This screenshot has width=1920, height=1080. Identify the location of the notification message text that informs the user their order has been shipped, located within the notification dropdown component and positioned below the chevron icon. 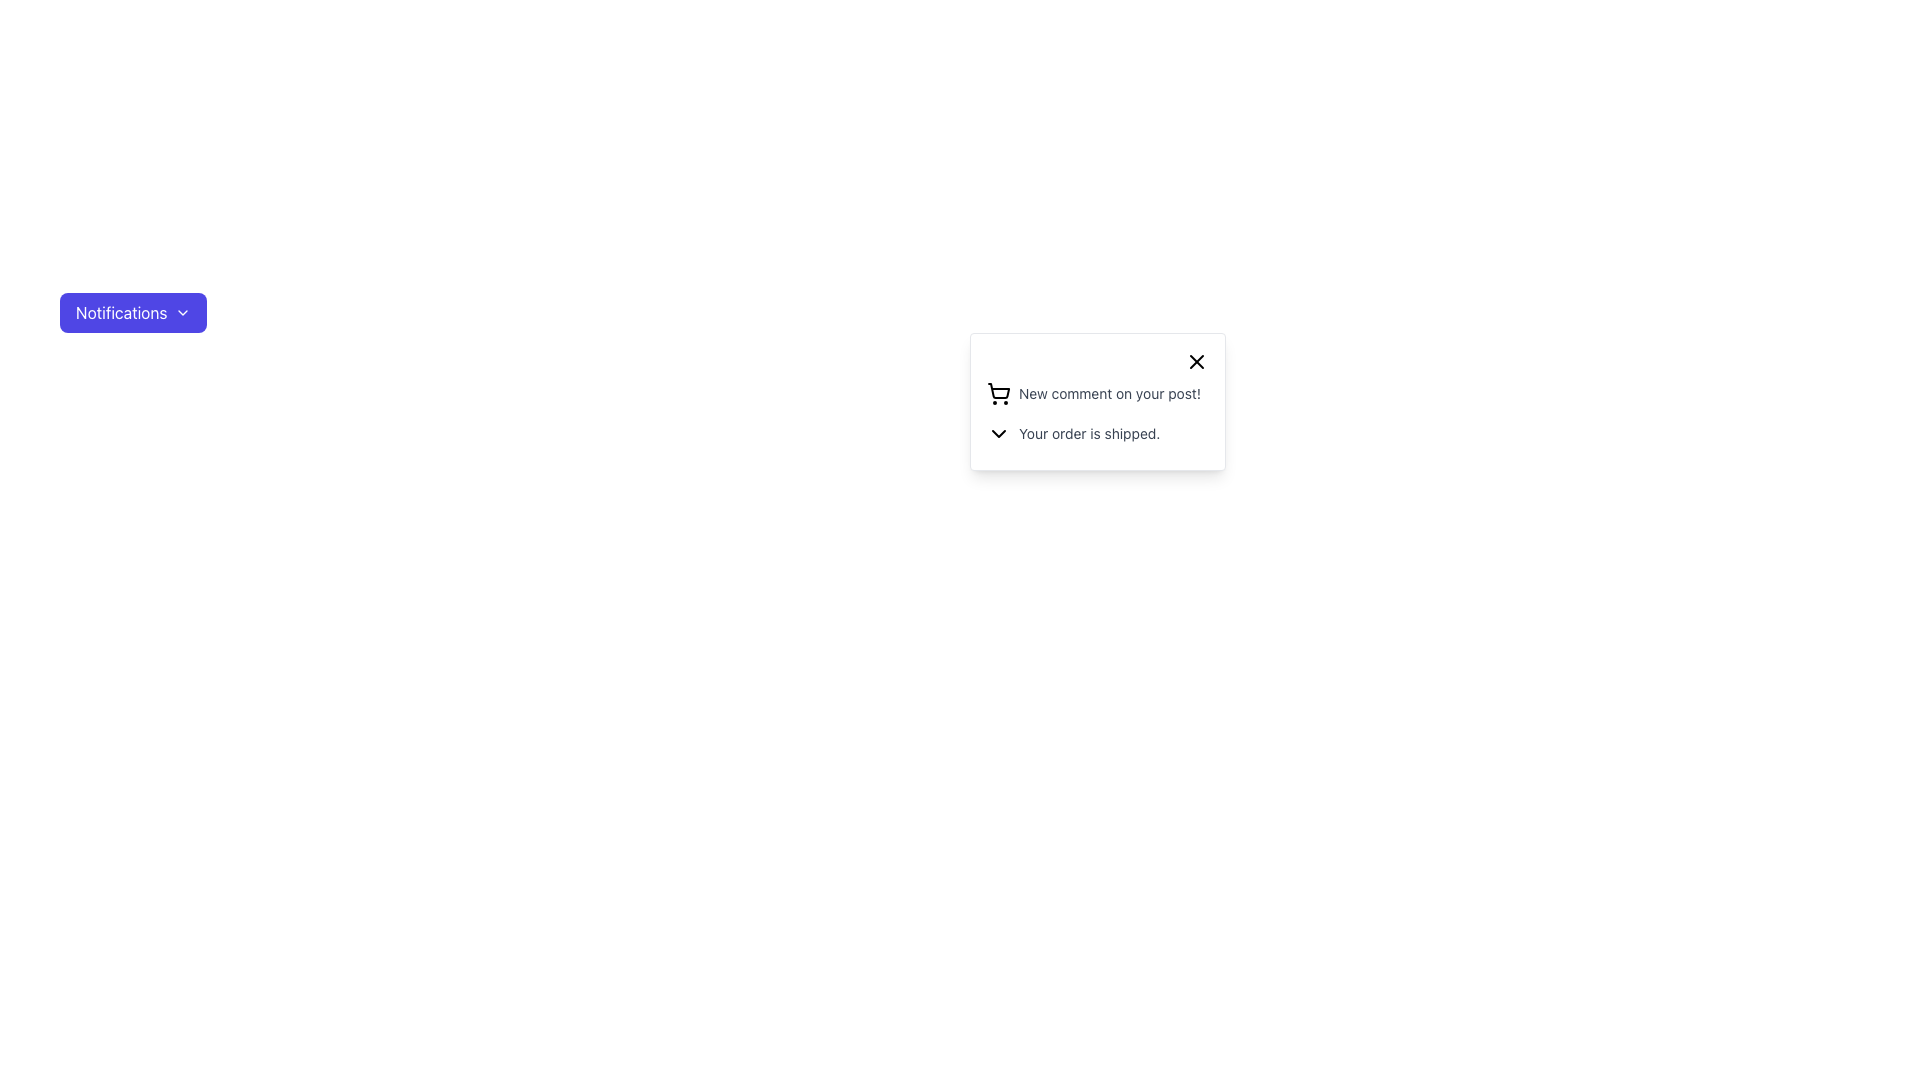
(1088, 433).